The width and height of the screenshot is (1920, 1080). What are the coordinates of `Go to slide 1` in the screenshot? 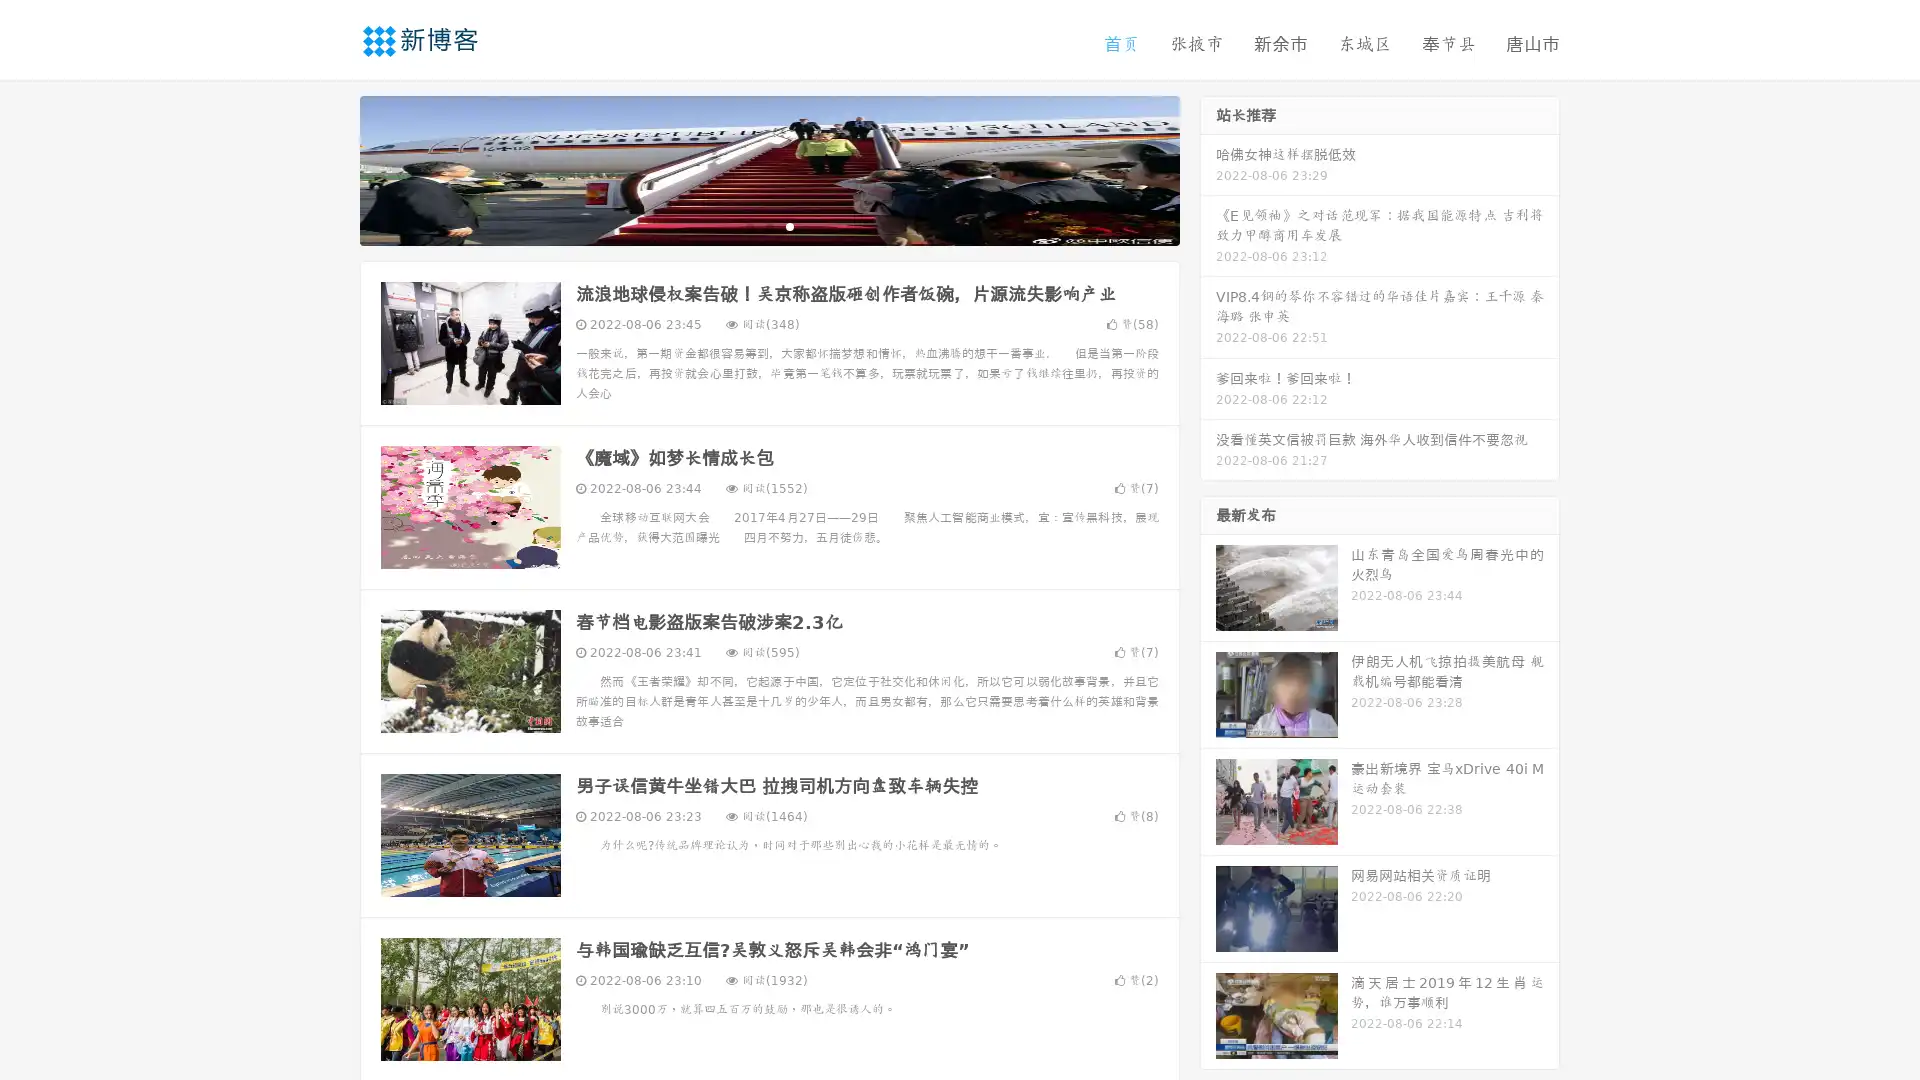 It's located at (748, 225).